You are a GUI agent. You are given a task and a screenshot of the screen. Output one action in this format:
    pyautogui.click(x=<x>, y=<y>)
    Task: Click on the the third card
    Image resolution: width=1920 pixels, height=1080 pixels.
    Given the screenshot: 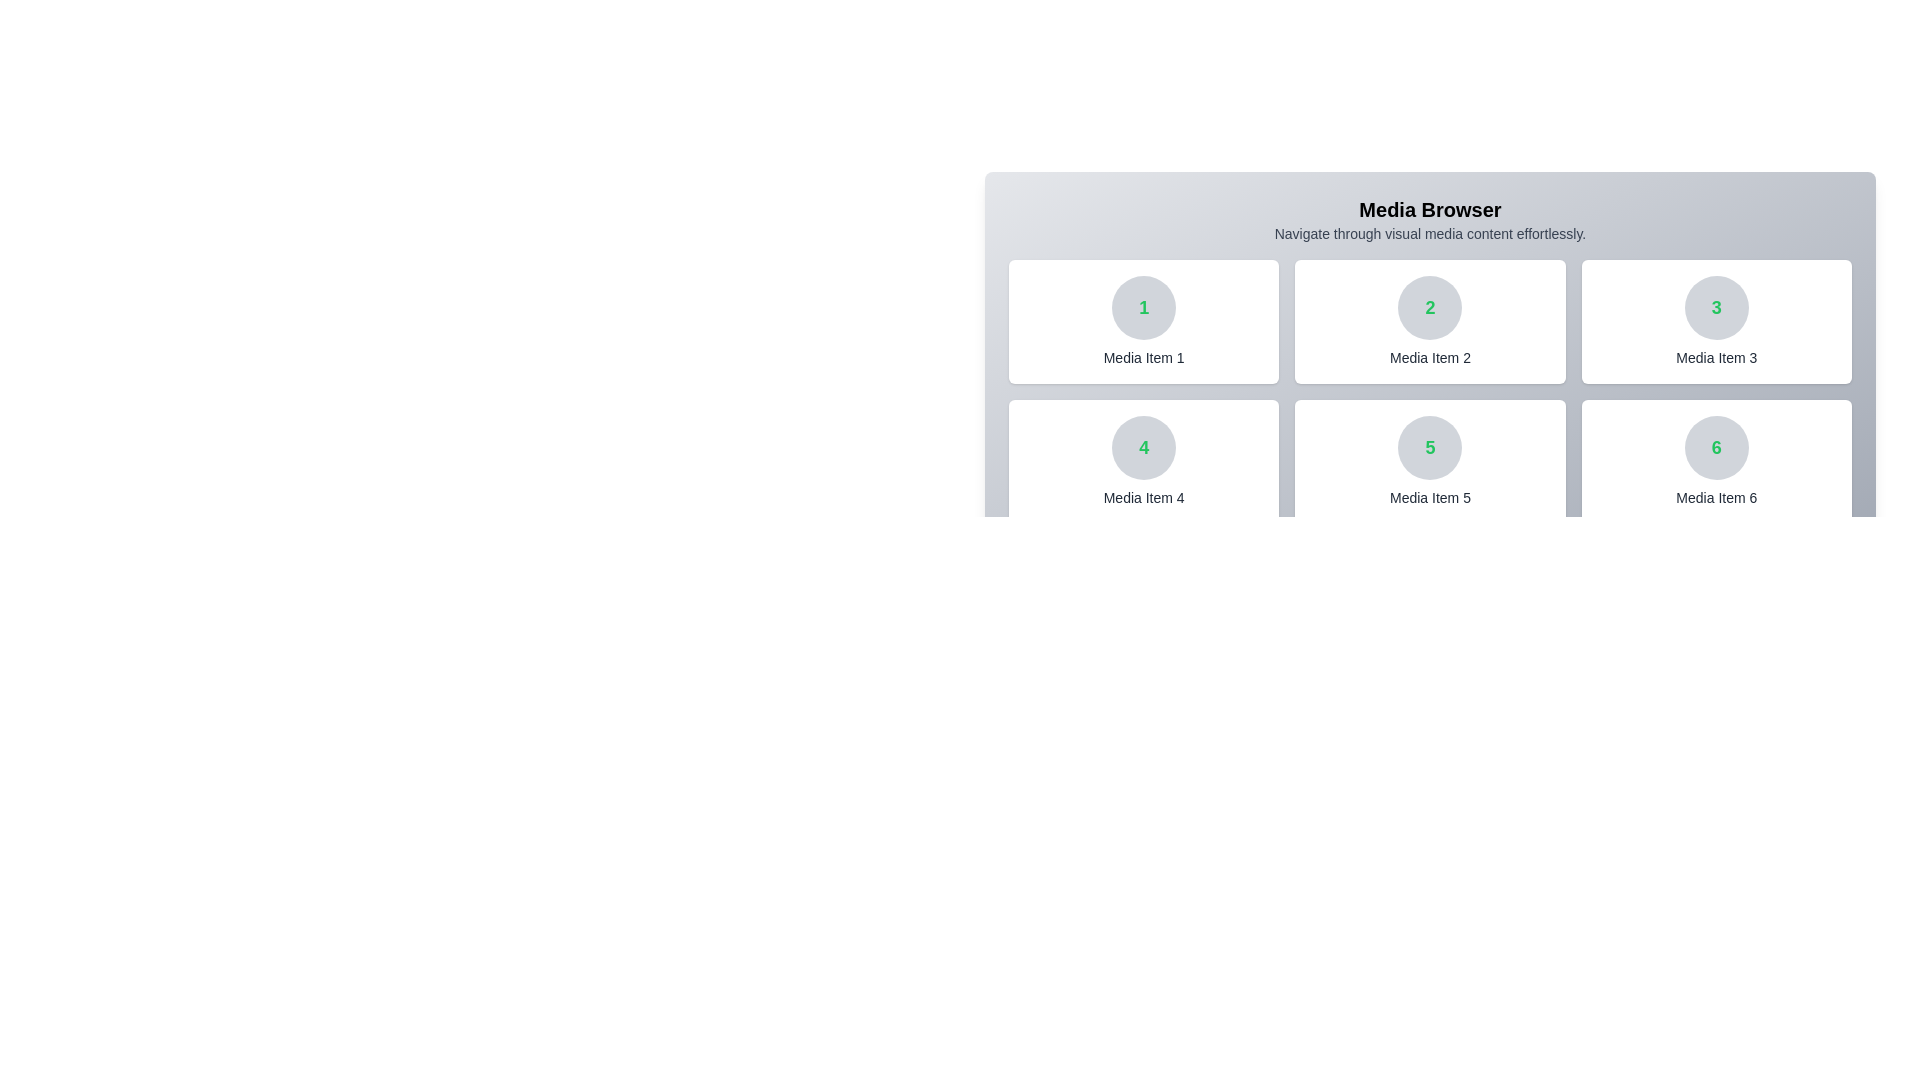 What is the action you would take?
    pyautogui.click(x=1715, y=320)
    